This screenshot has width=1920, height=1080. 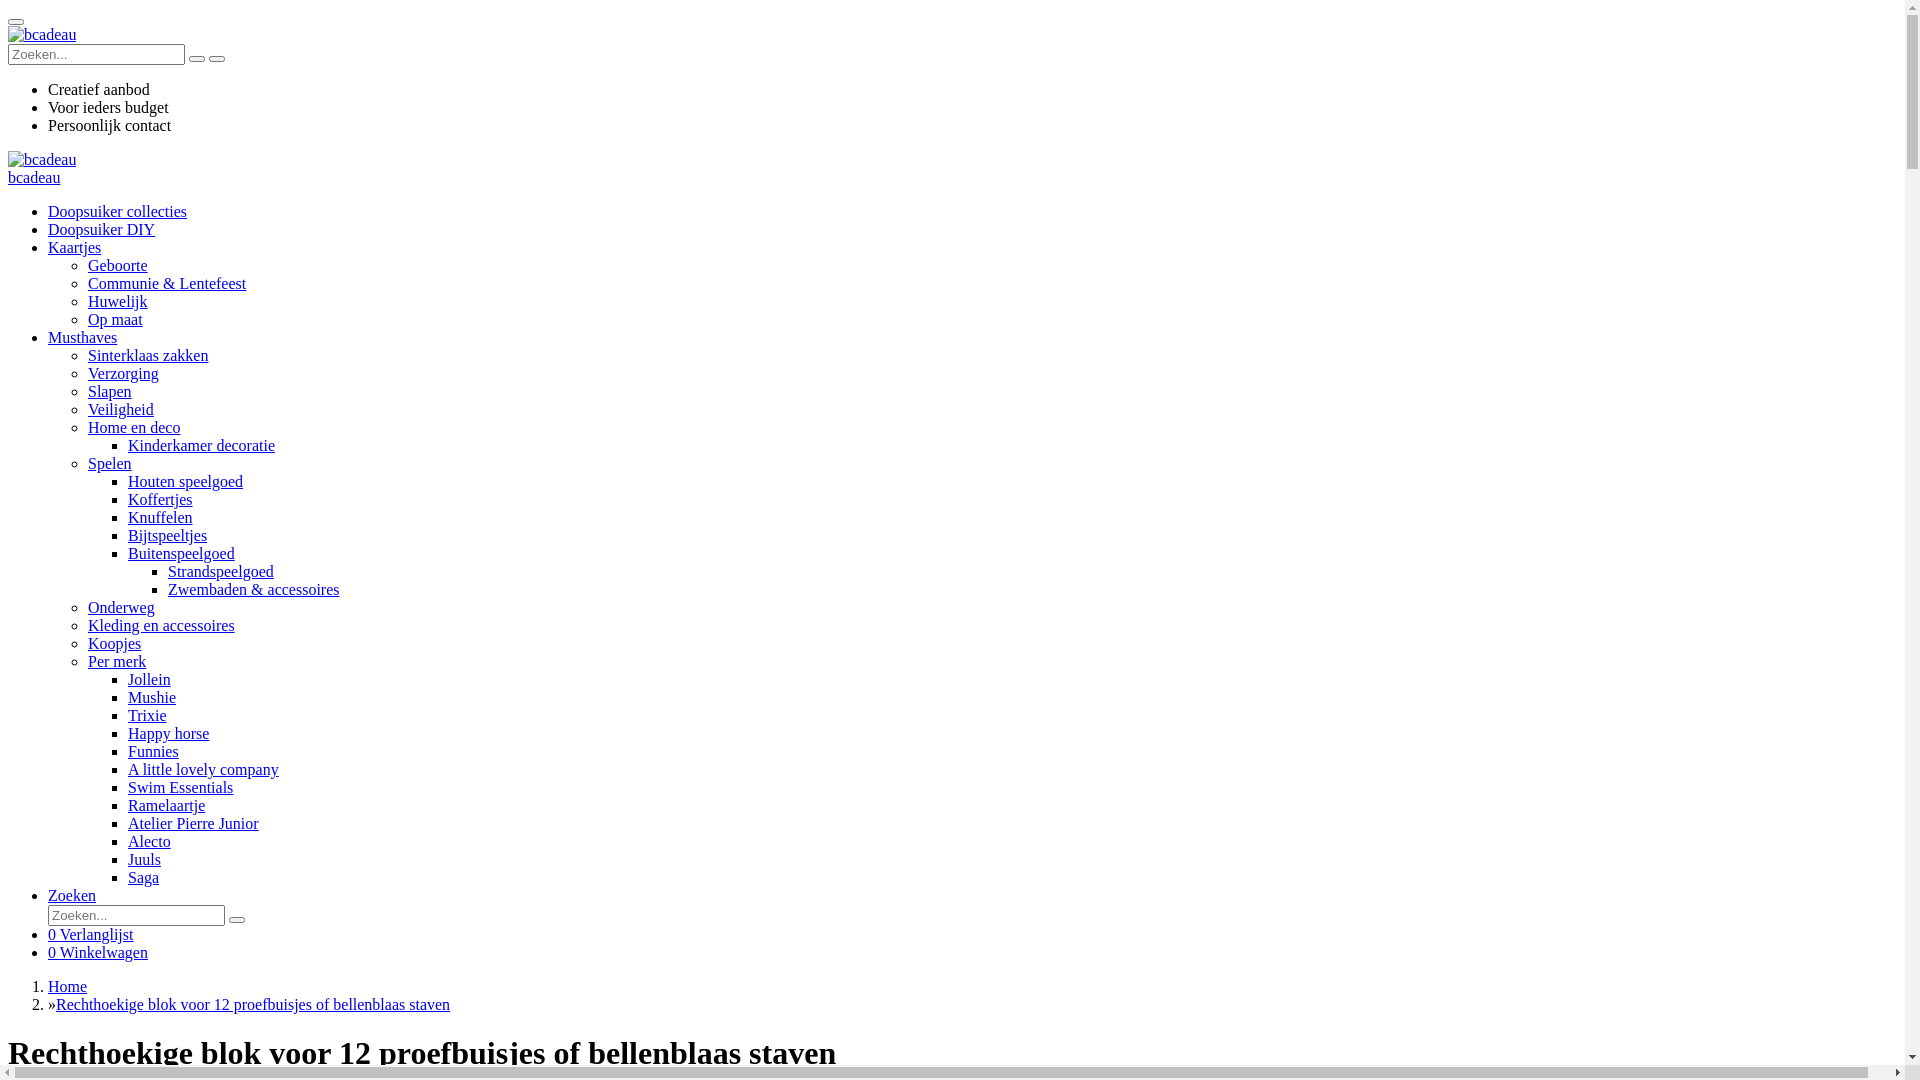 I want to click on 'Mushie', so click(x=151, y=696).